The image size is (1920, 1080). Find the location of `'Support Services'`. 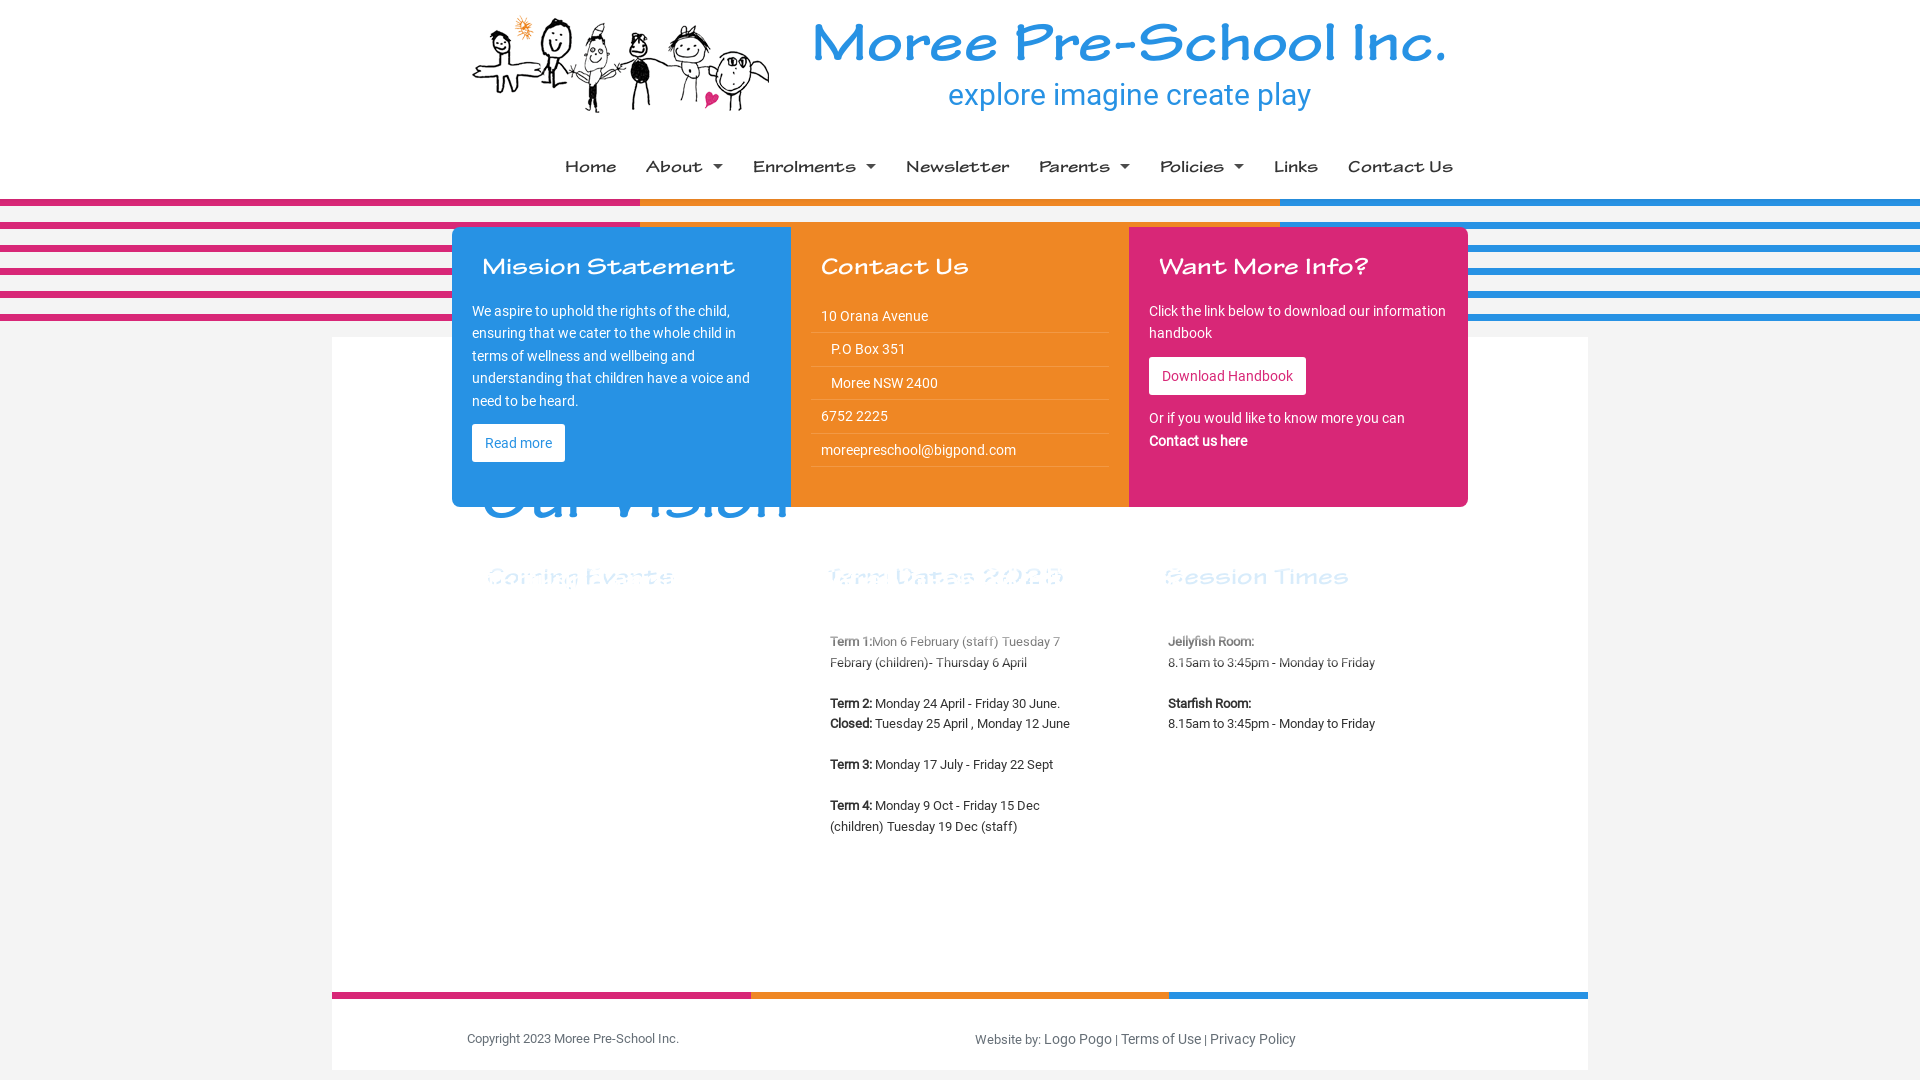

'Support Services' is located at coordinates (629, 391).